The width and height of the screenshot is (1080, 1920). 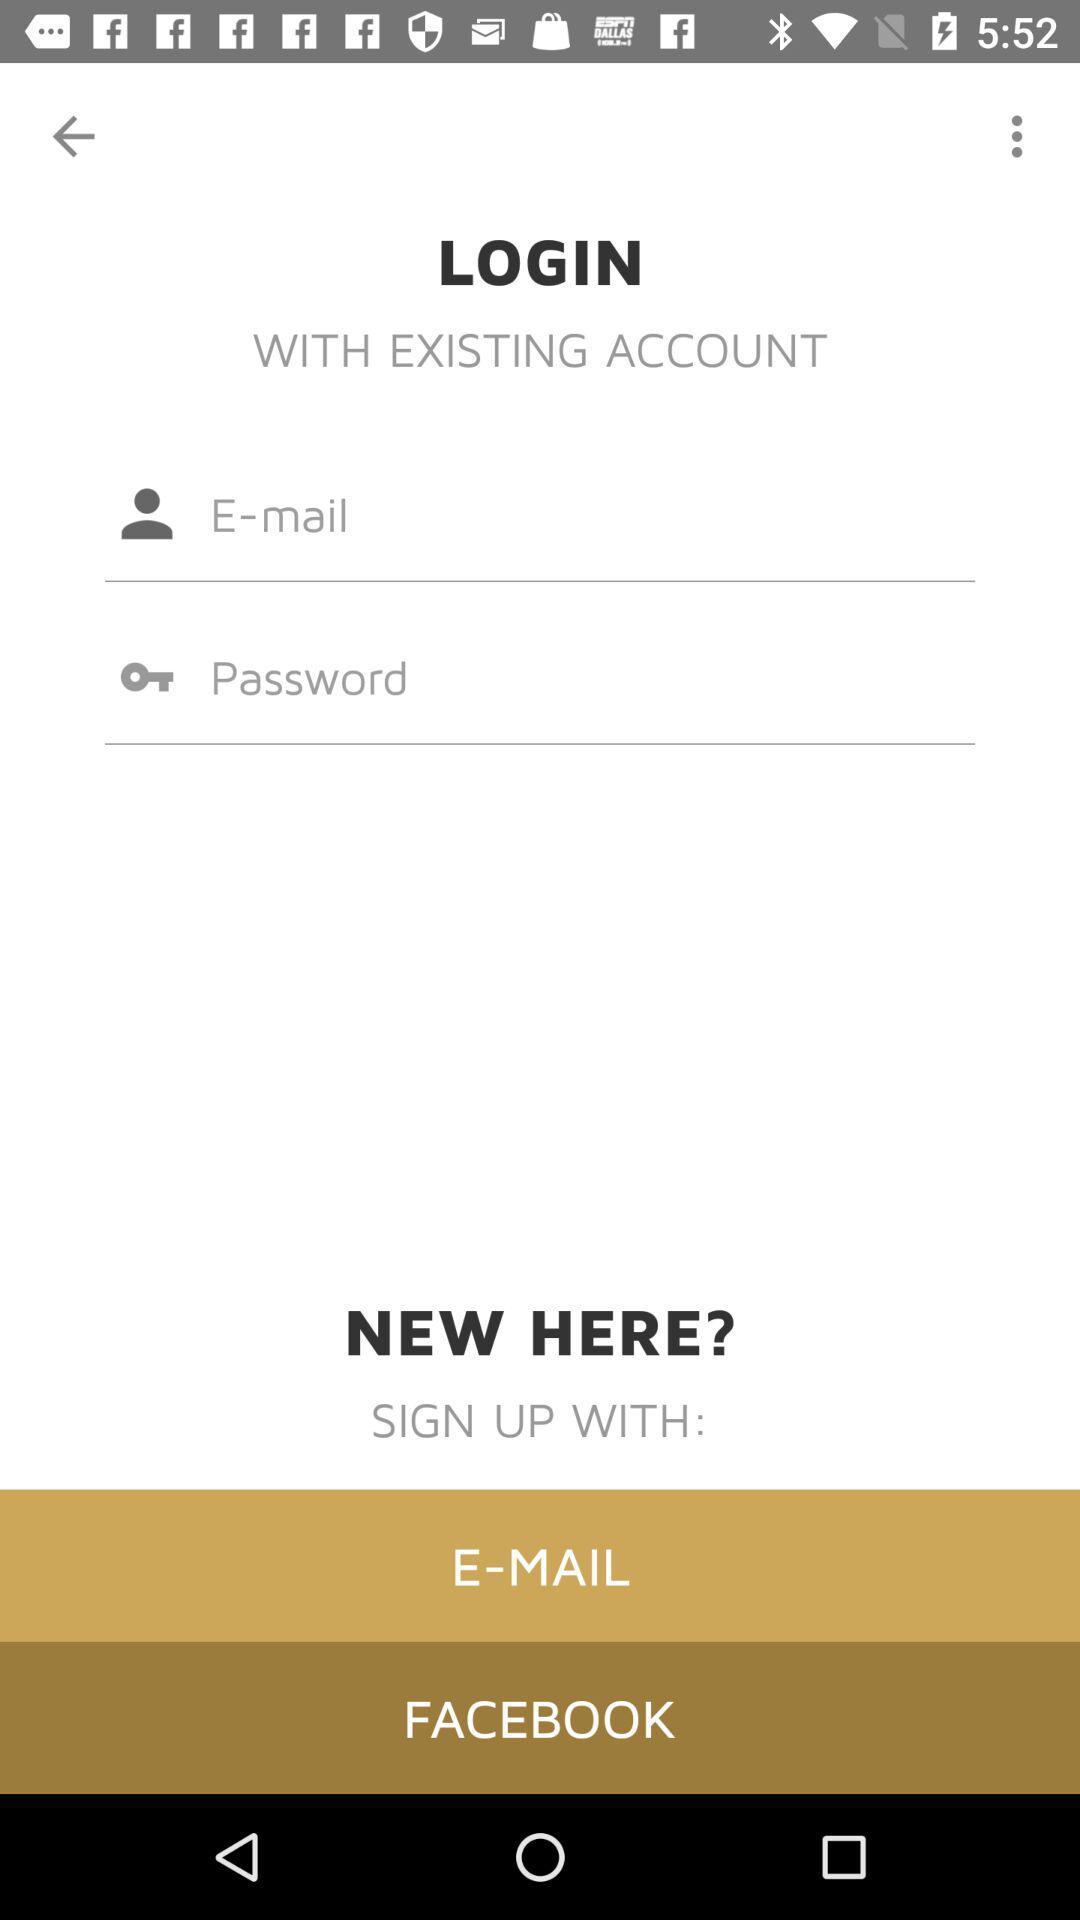 What do you see at coordinates (540, 1564) in the screenshot?
I see `e-mail` at bounding box center [540, 1564].